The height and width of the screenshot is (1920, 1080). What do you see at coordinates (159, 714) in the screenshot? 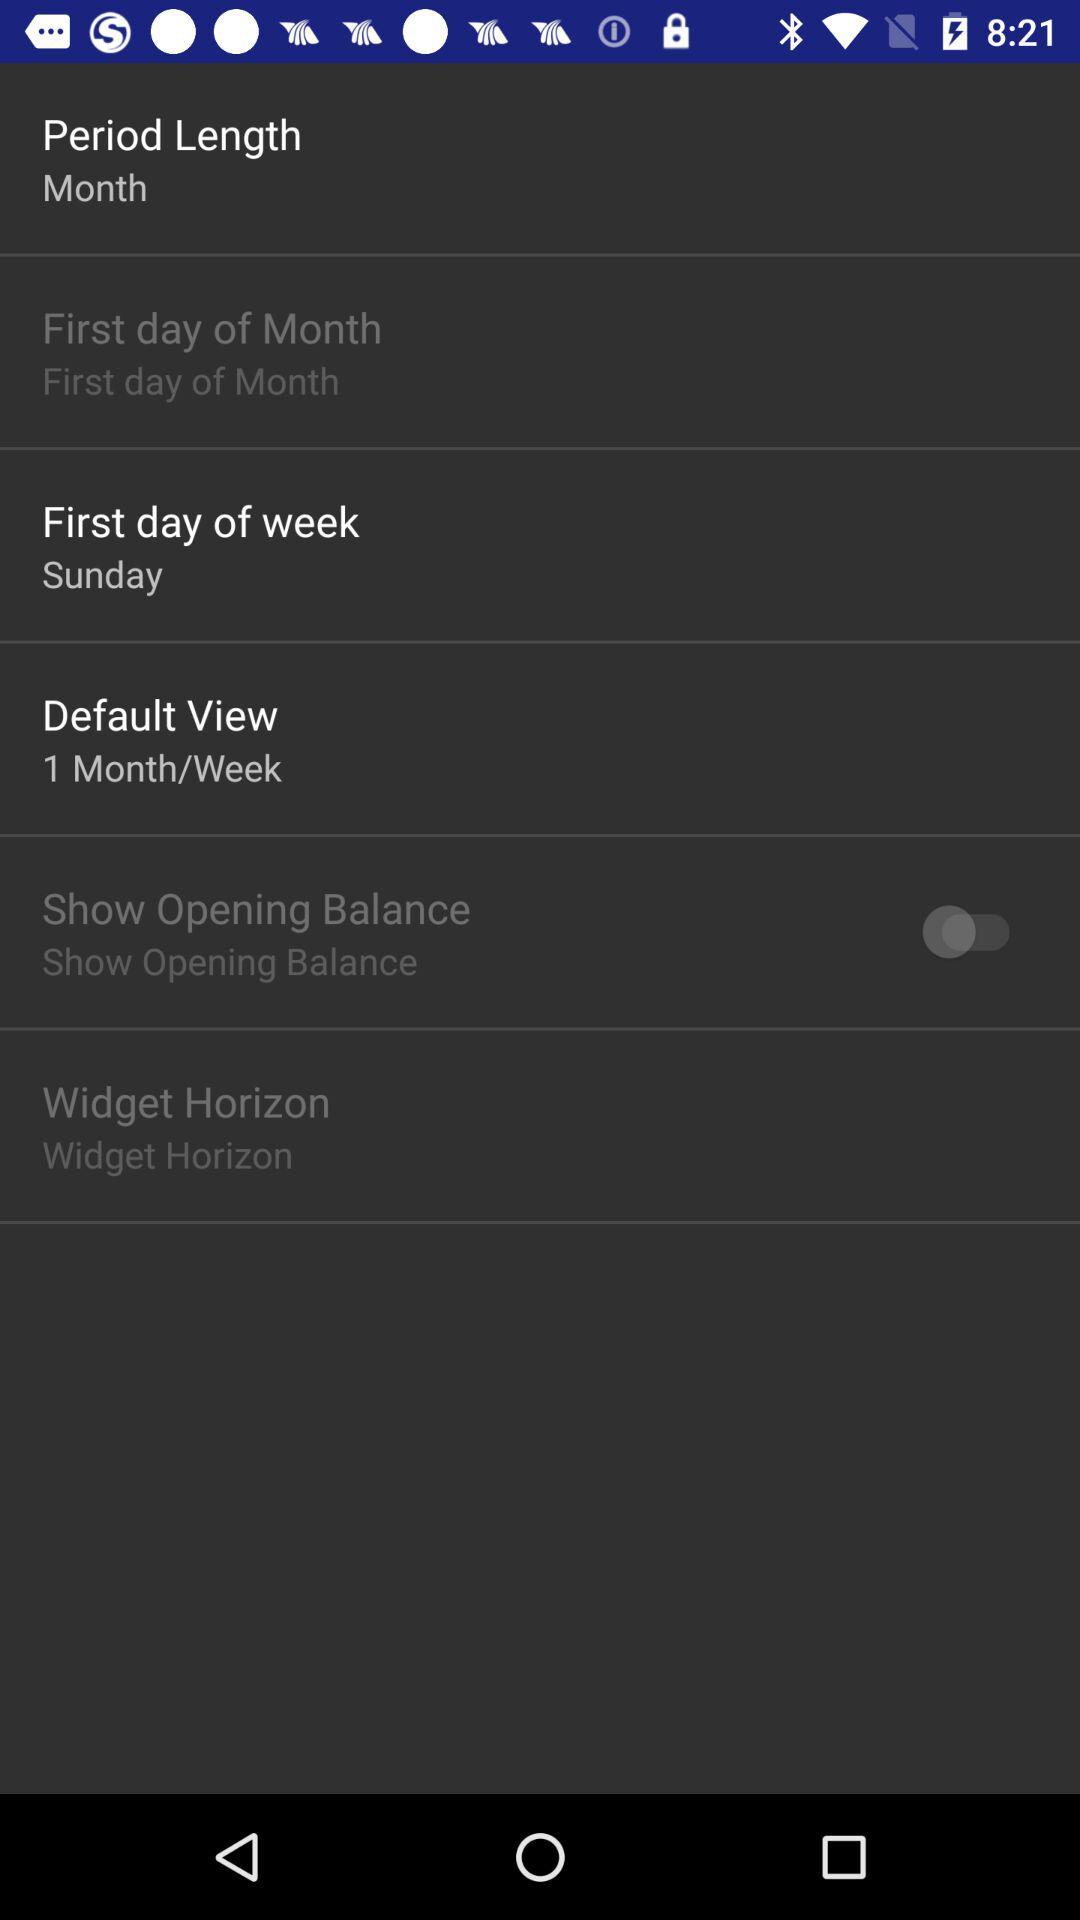
I see `default view` at bounding box center [159, 714].